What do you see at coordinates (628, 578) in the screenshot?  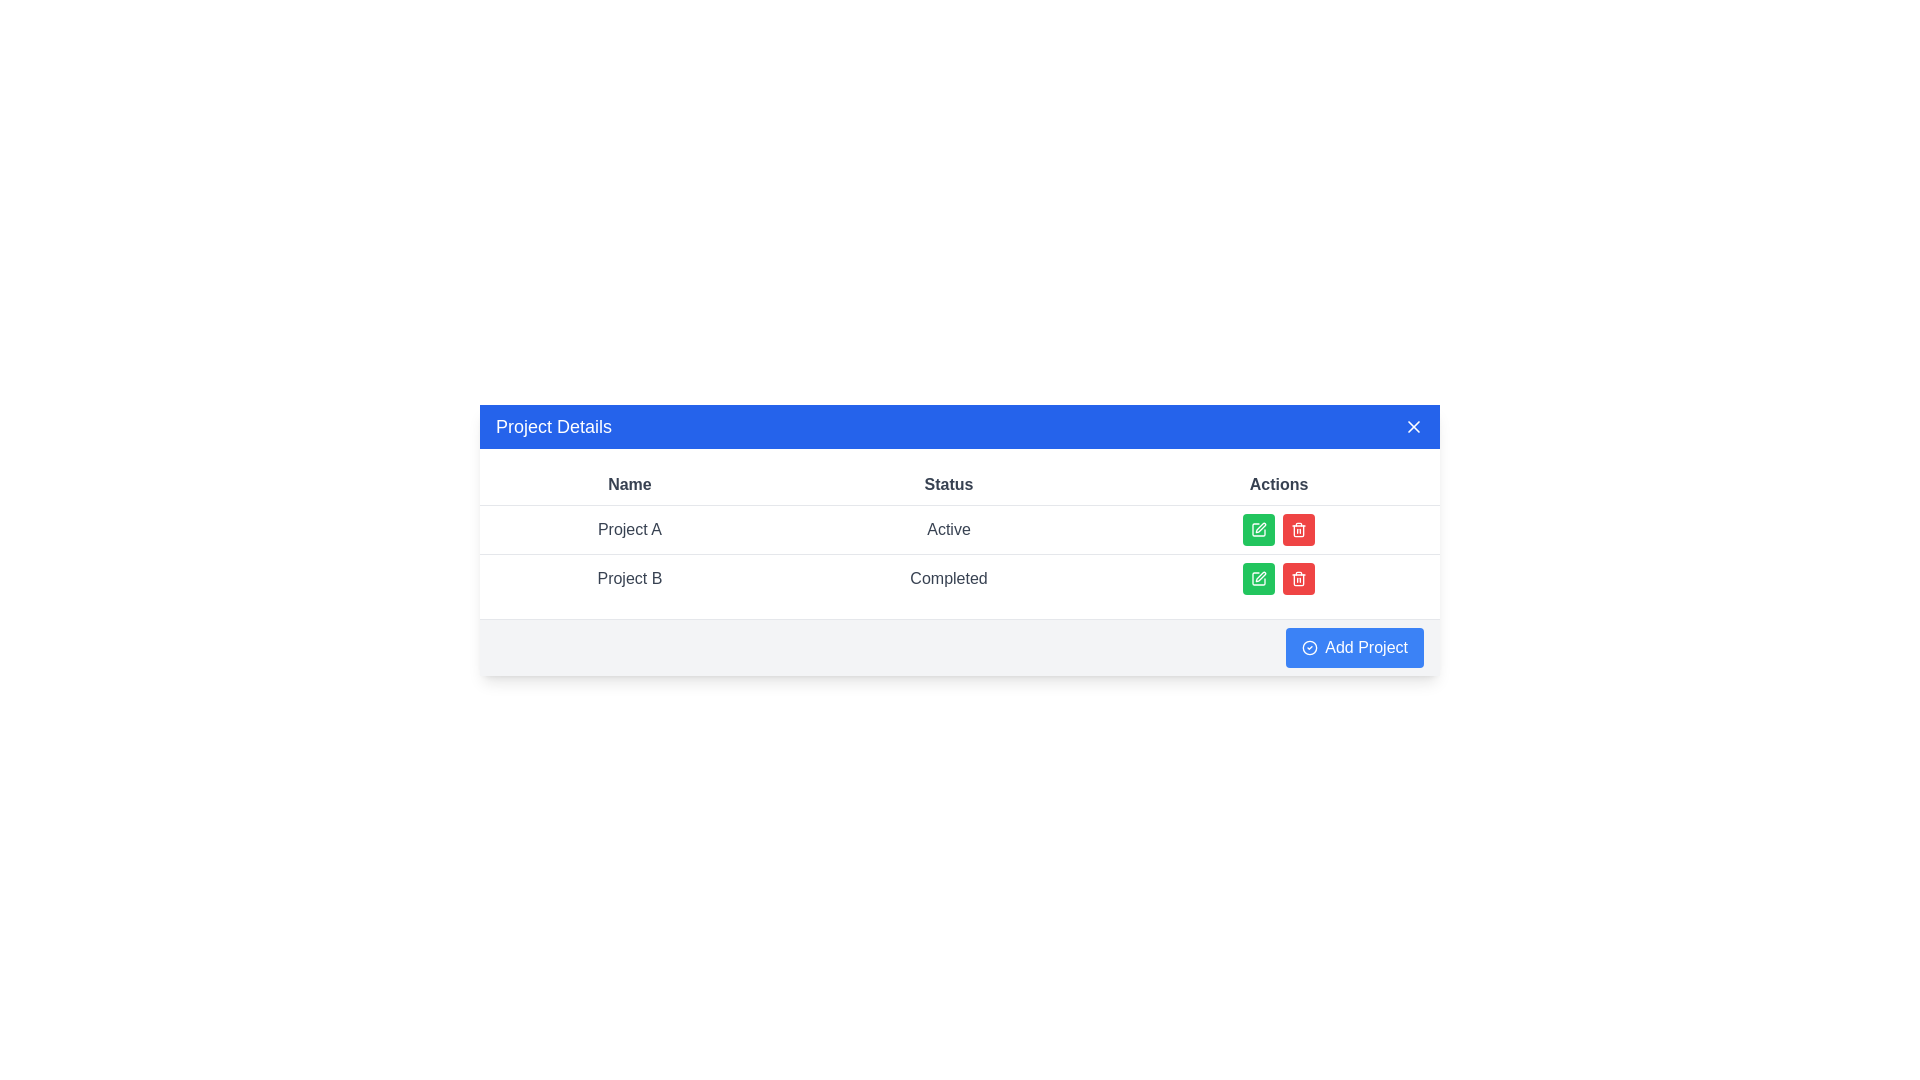 I see `the text label representing 'Project B' in the 'Name' column, located in the second row of the table` at bounding box center [628, 578].